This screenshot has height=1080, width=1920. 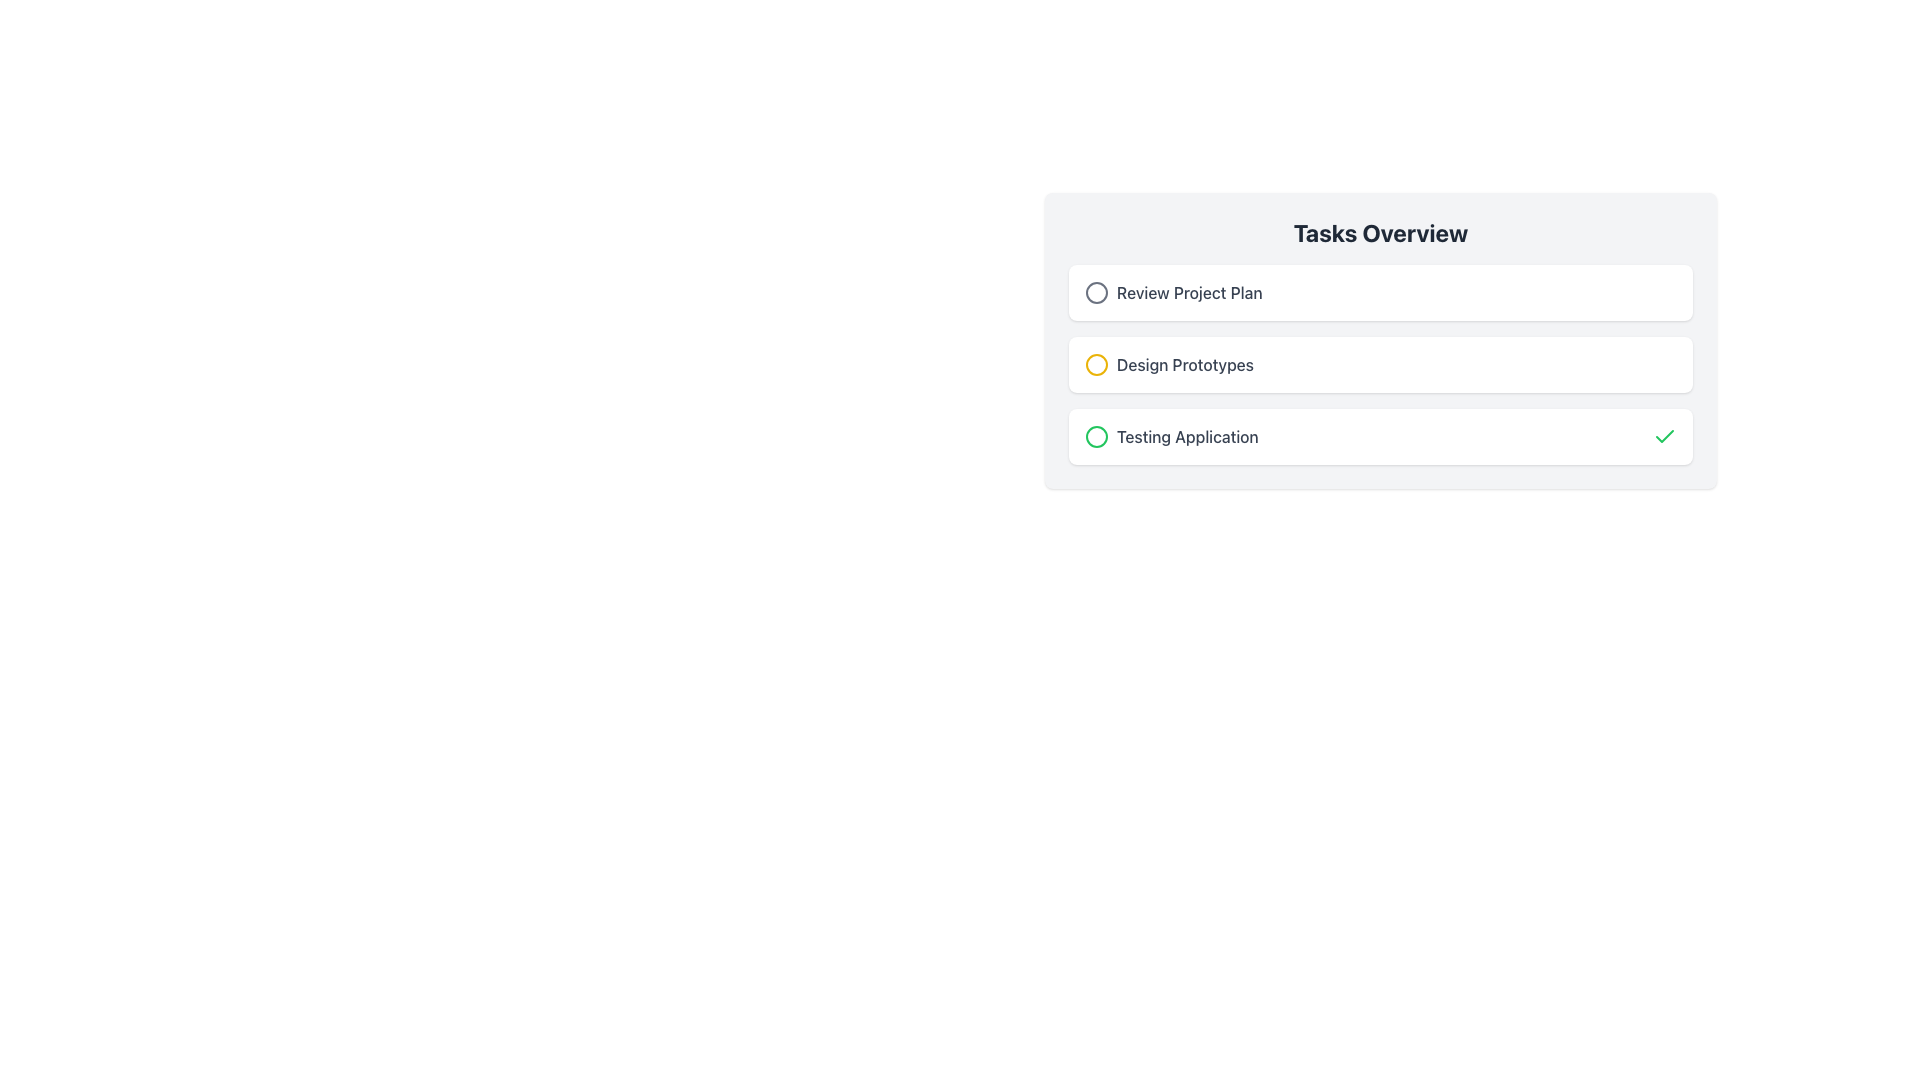 I want to click on the first task item in the task list named 'Review Project Plan', which is positioned at the top of the vertically stacked list, so click(x=1173, y=293).